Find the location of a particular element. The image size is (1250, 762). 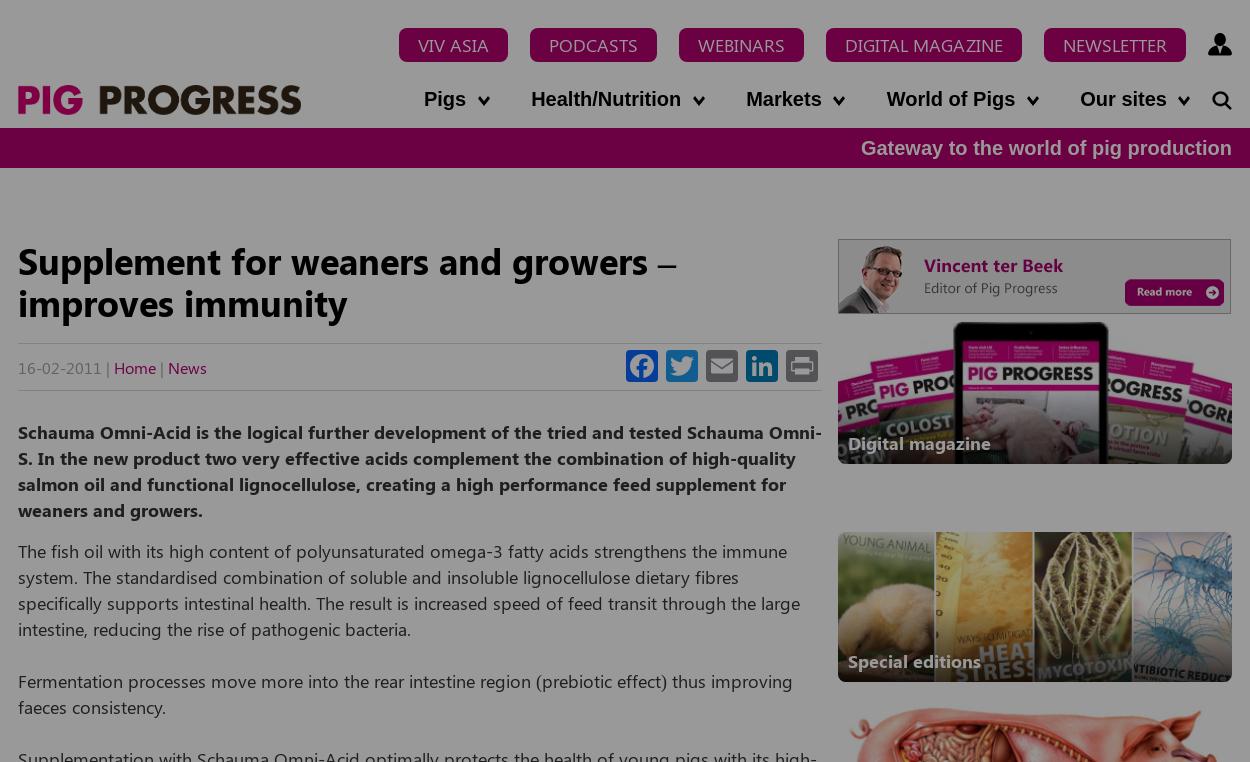

'VIV ASIA' is located at coordinates (452, 44).